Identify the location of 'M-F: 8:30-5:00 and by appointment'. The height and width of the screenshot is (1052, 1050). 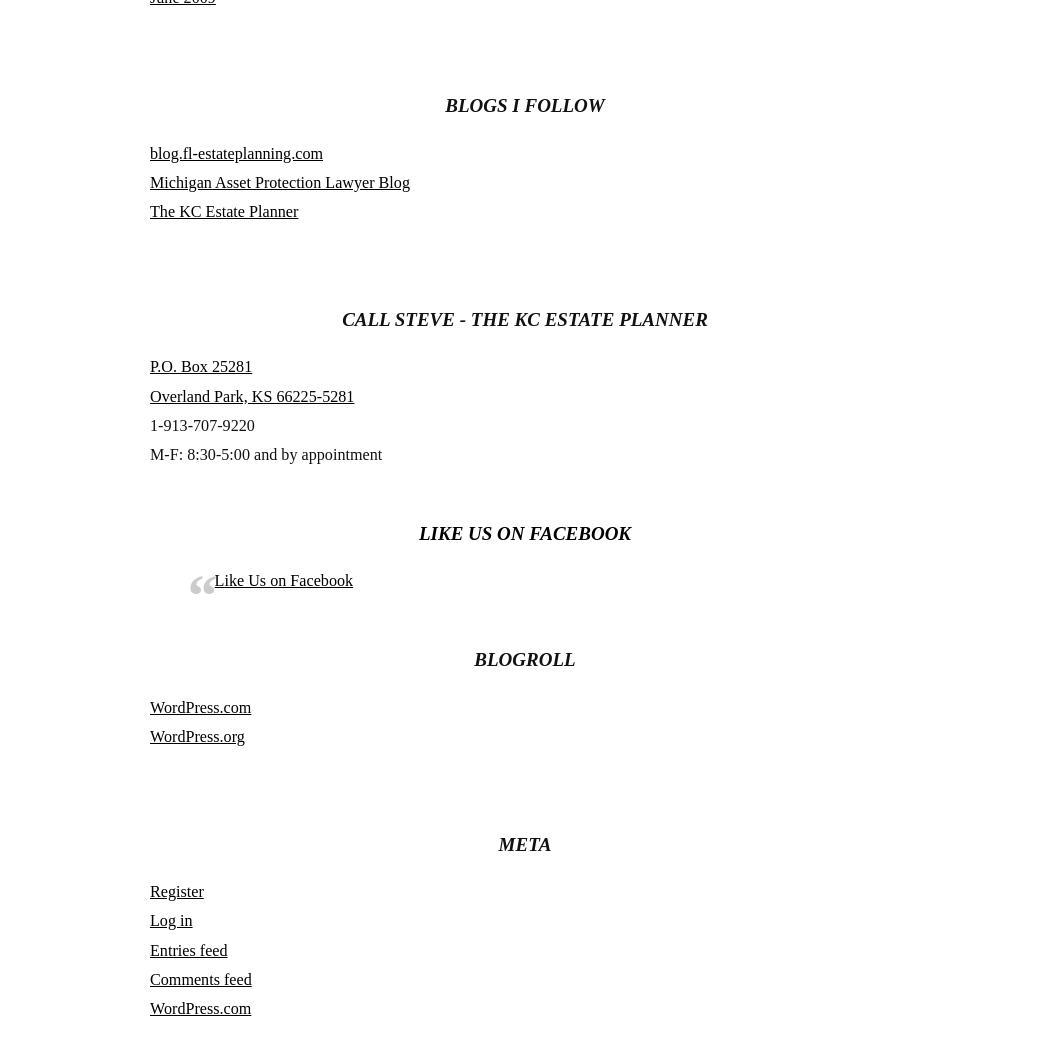
(264, 453).